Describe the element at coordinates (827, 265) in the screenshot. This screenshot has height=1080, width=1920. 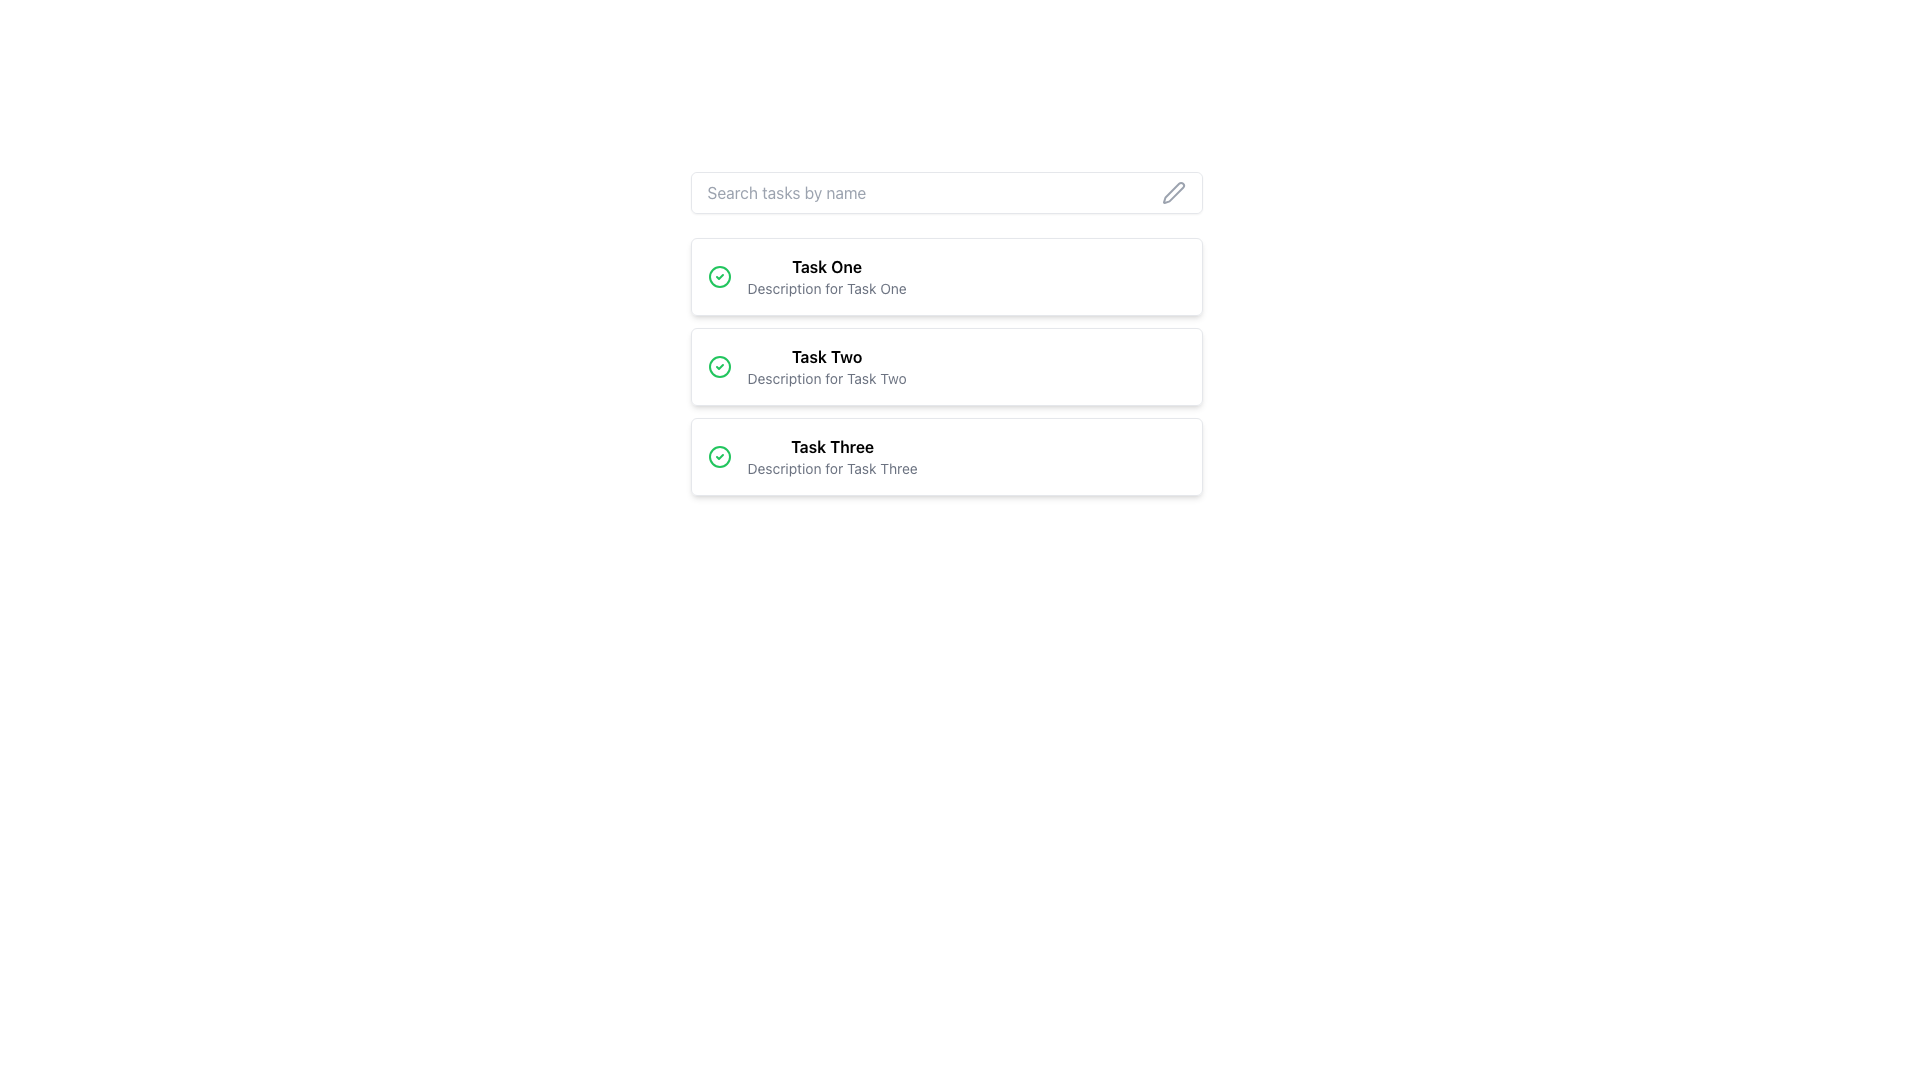
I see `the bold text label 'Task One'` at that location.